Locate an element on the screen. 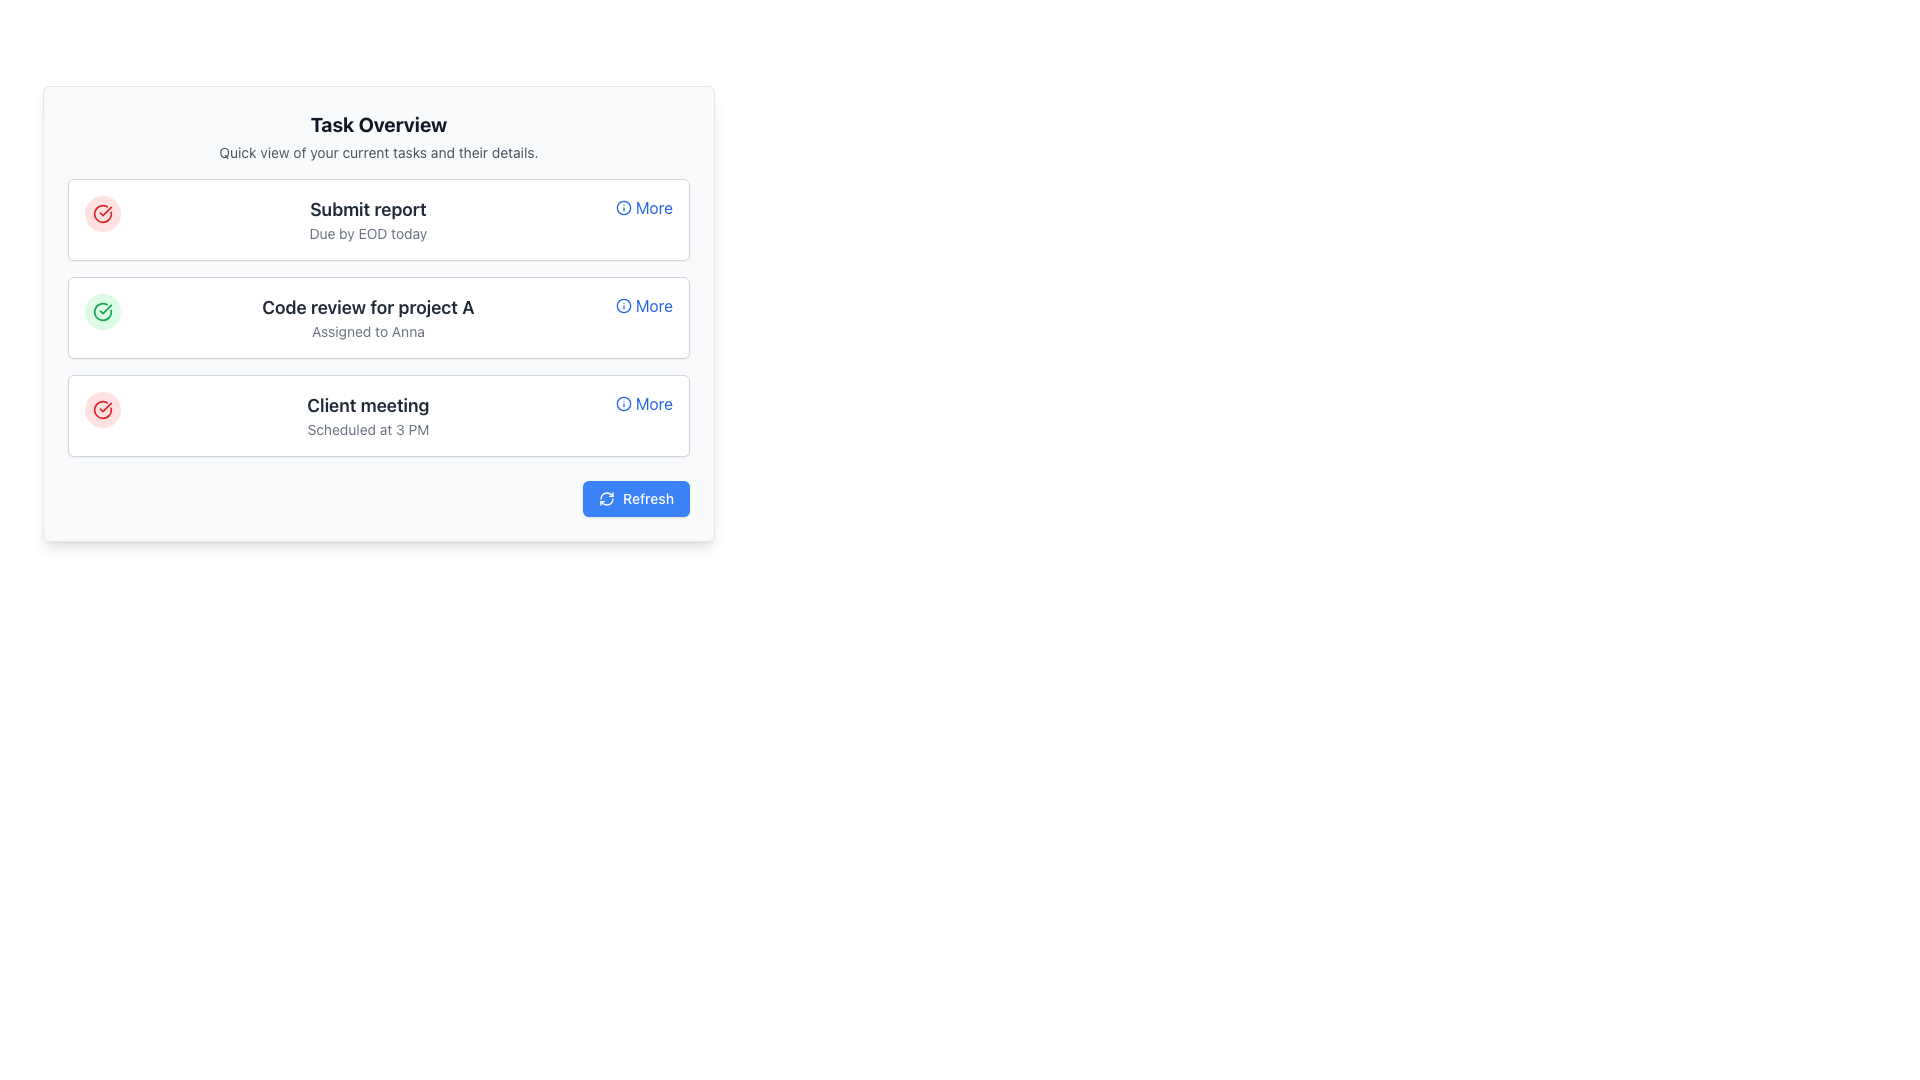 The width and height of the screenshot is (1920, 1080). the second icon is located at coordinates (101, 312).